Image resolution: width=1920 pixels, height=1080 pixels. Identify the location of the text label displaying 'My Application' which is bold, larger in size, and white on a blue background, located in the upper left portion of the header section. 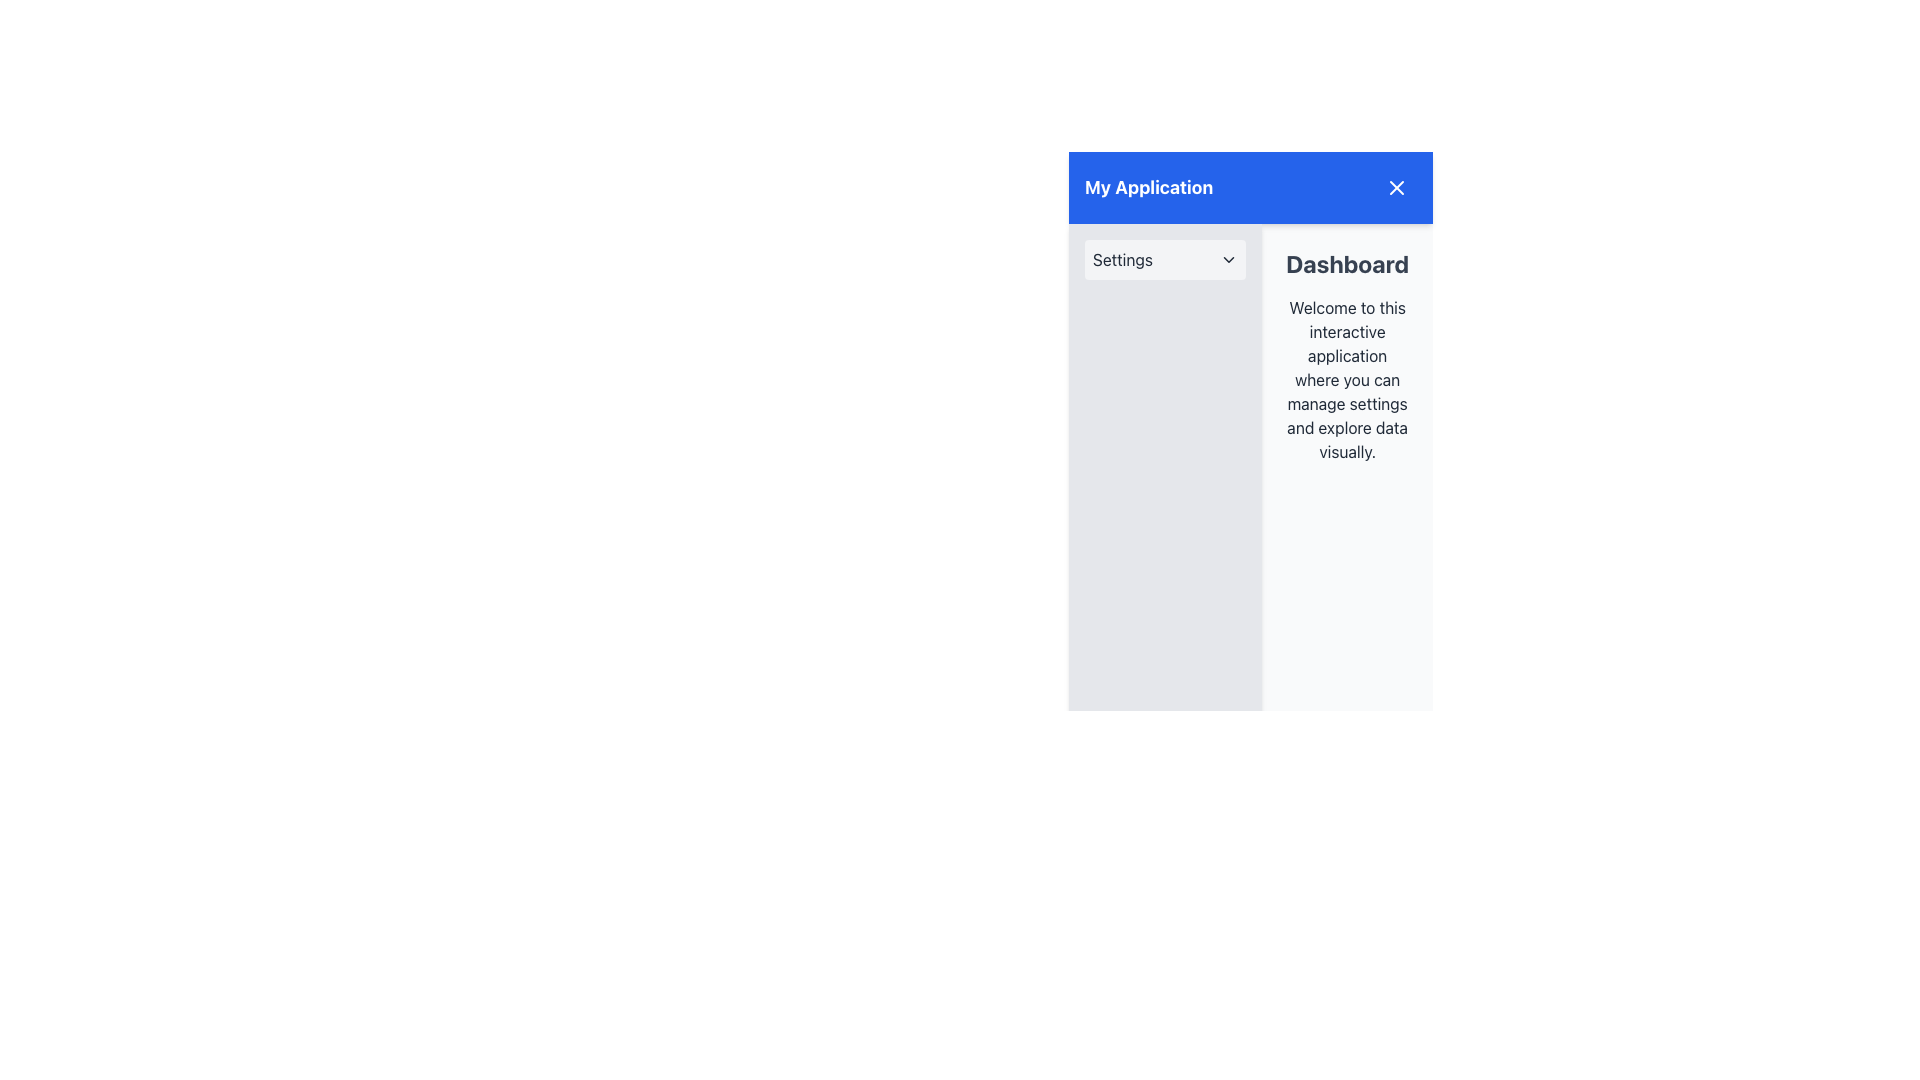
(1149, 188).